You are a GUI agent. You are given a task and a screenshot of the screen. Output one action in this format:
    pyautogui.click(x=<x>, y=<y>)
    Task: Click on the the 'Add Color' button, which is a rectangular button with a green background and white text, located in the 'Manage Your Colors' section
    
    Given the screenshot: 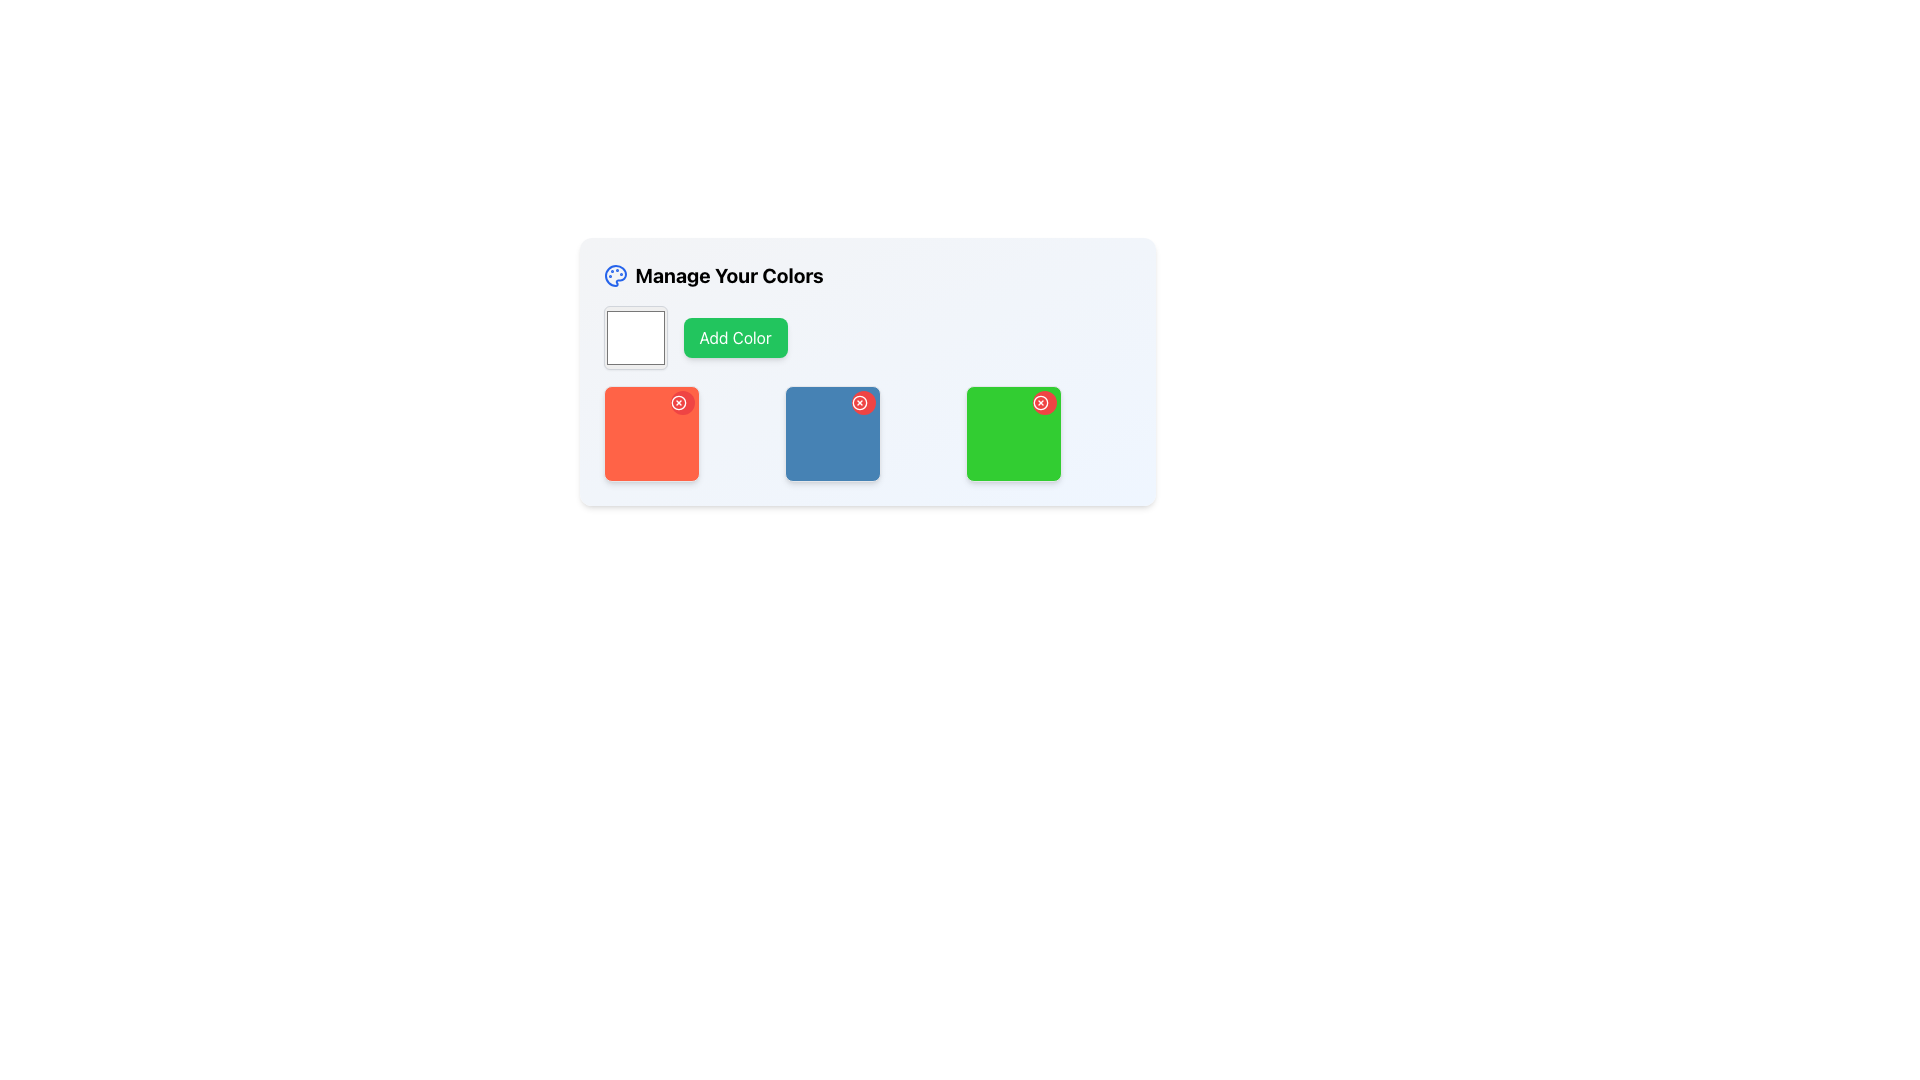 What is the action you would take?
    pyautogui.click(x=734, y=337)
    